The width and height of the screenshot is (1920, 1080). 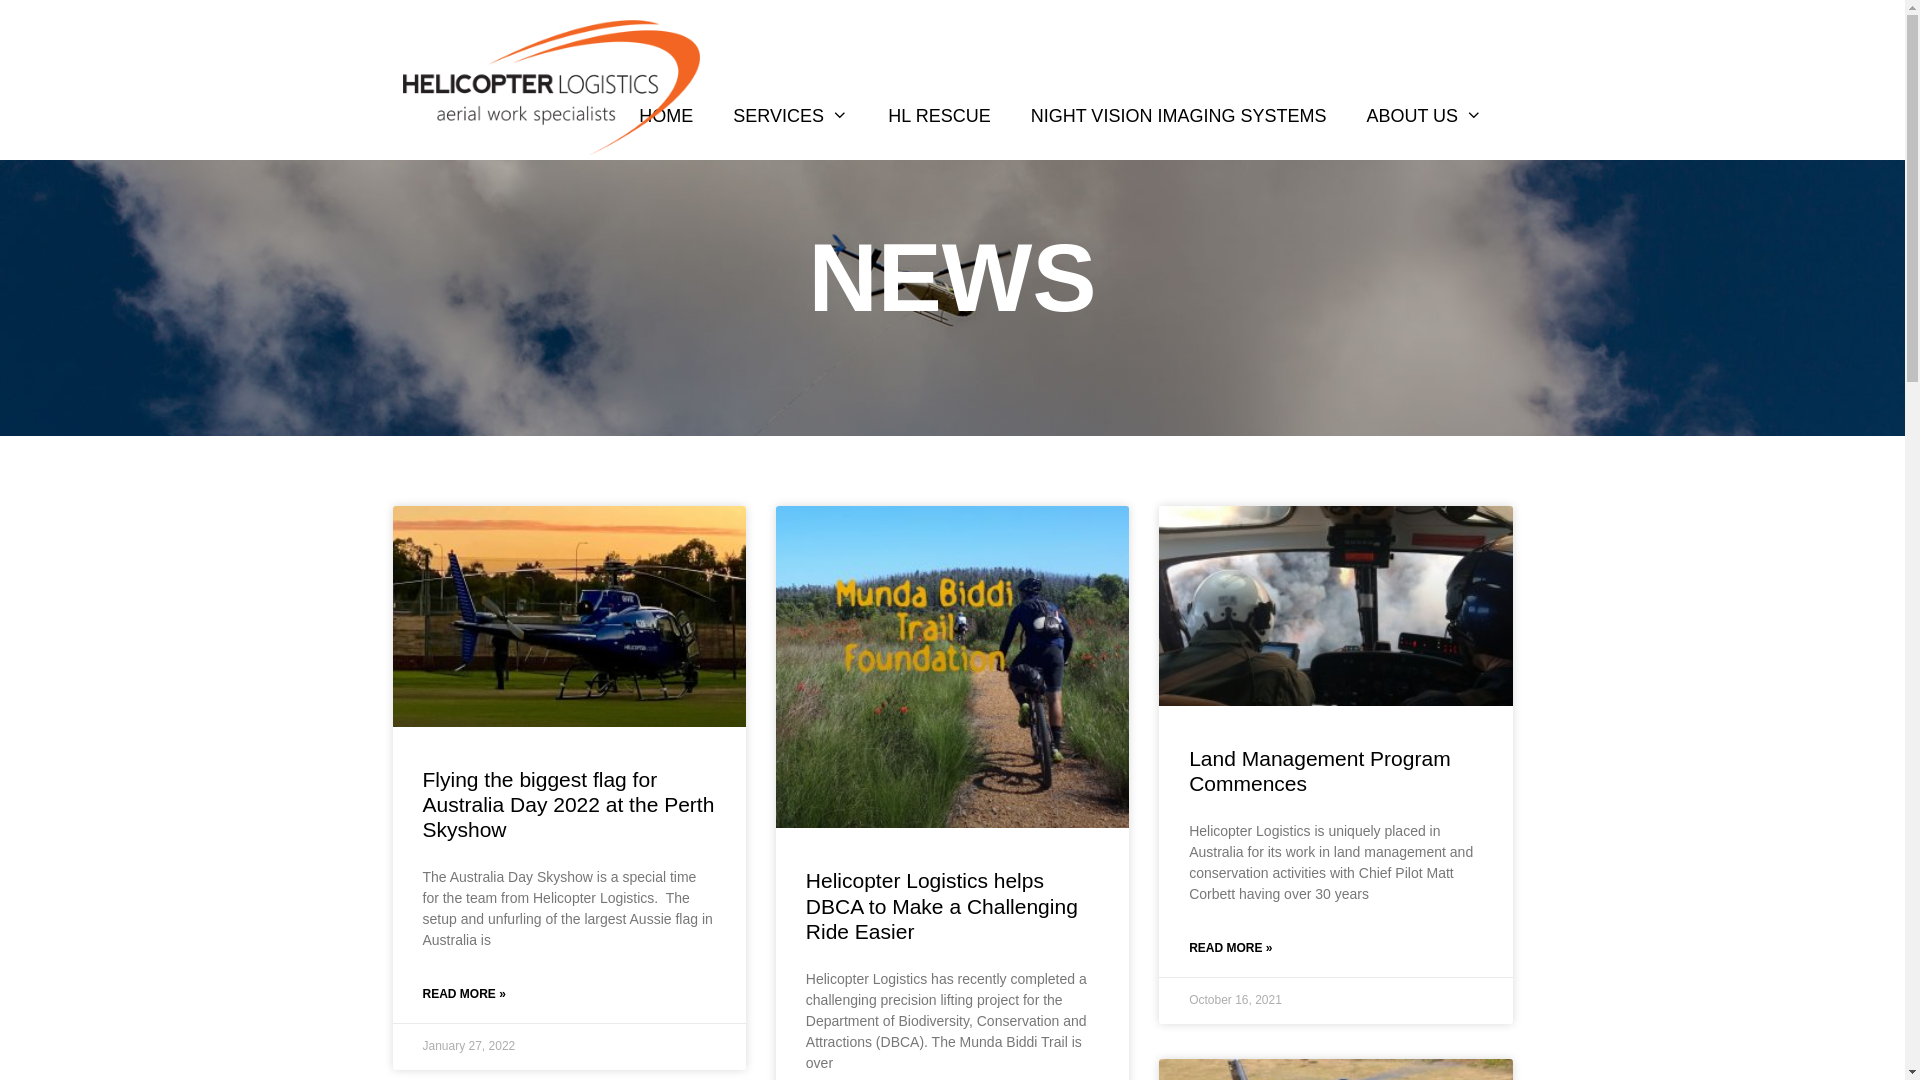 What do you see at coordinates (1423, 115) in the screenshot?
I see `'ABOUT US'` at bounding box center [1423, 115].